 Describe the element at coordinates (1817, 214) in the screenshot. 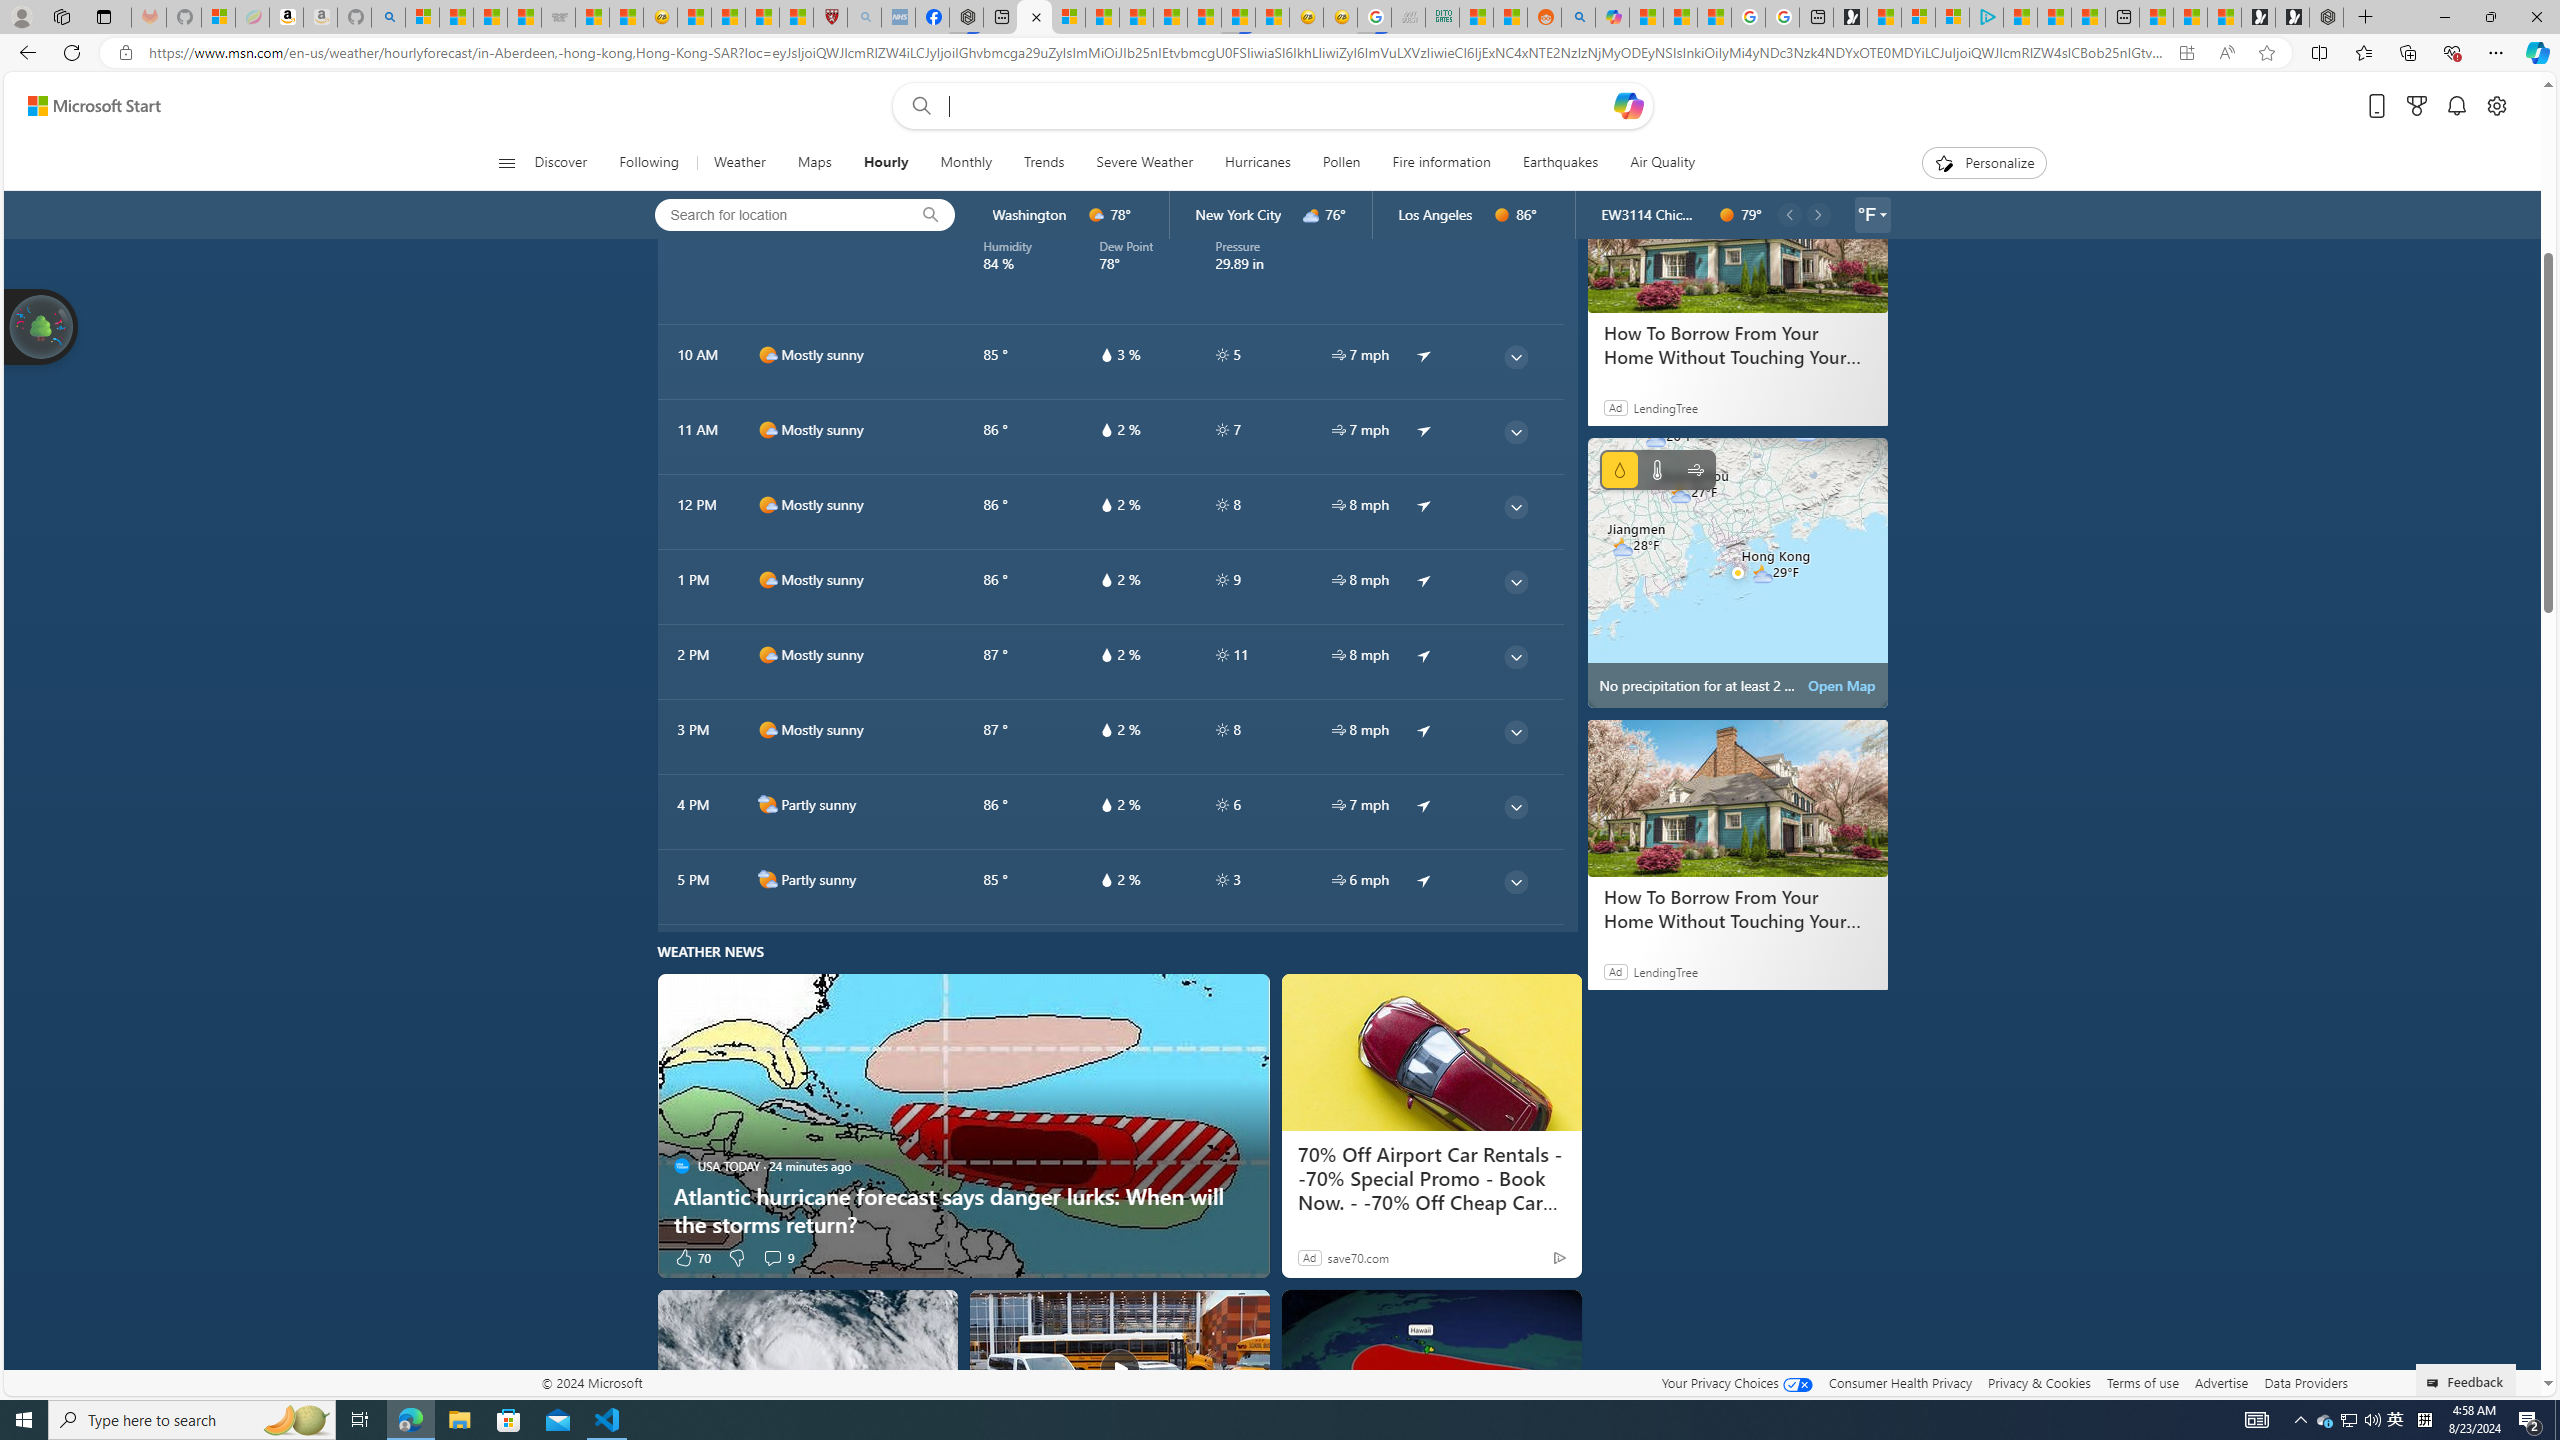

I see `'common/carouselChevron'` at that location.